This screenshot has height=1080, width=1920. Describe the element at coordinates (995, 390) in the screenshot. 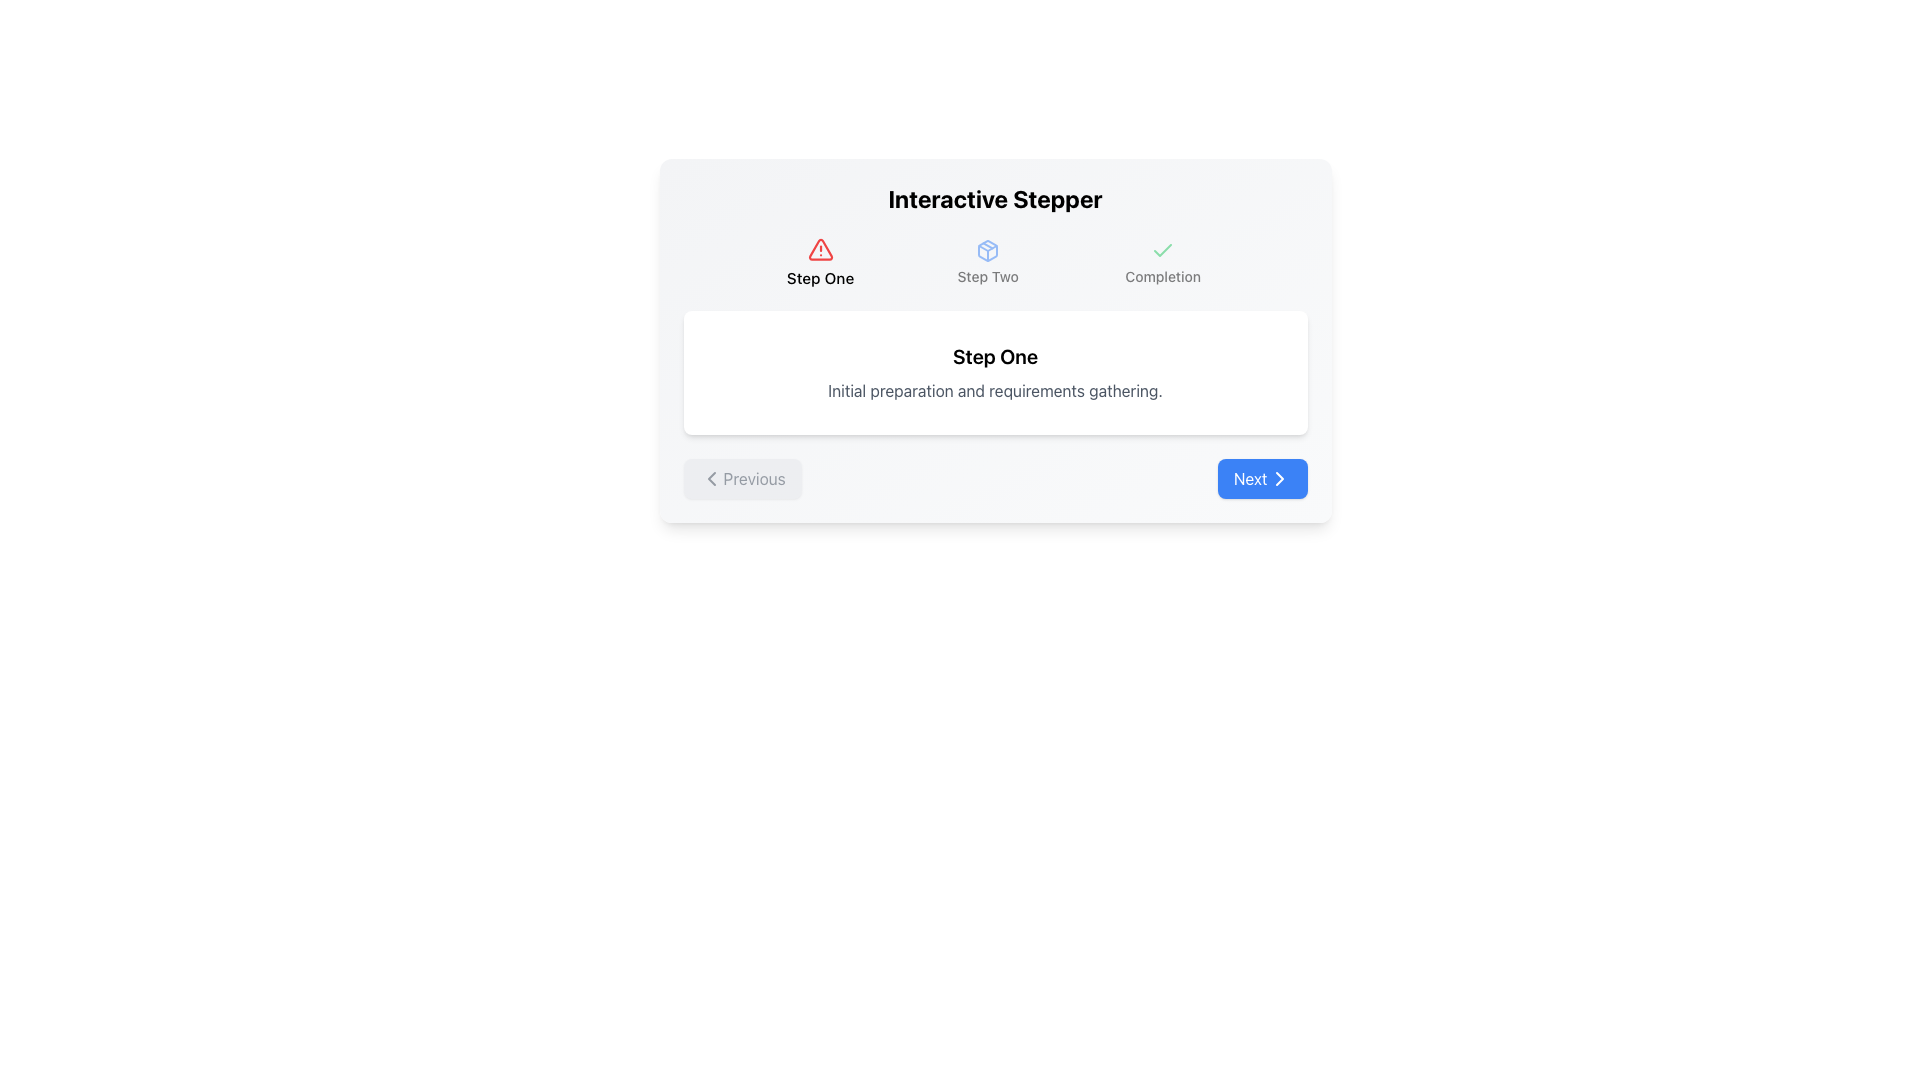

I see `the descriptive text label providing additional information about the 'Step One' stage, located within the card interface, directly below the text 'Step One'` at that location.